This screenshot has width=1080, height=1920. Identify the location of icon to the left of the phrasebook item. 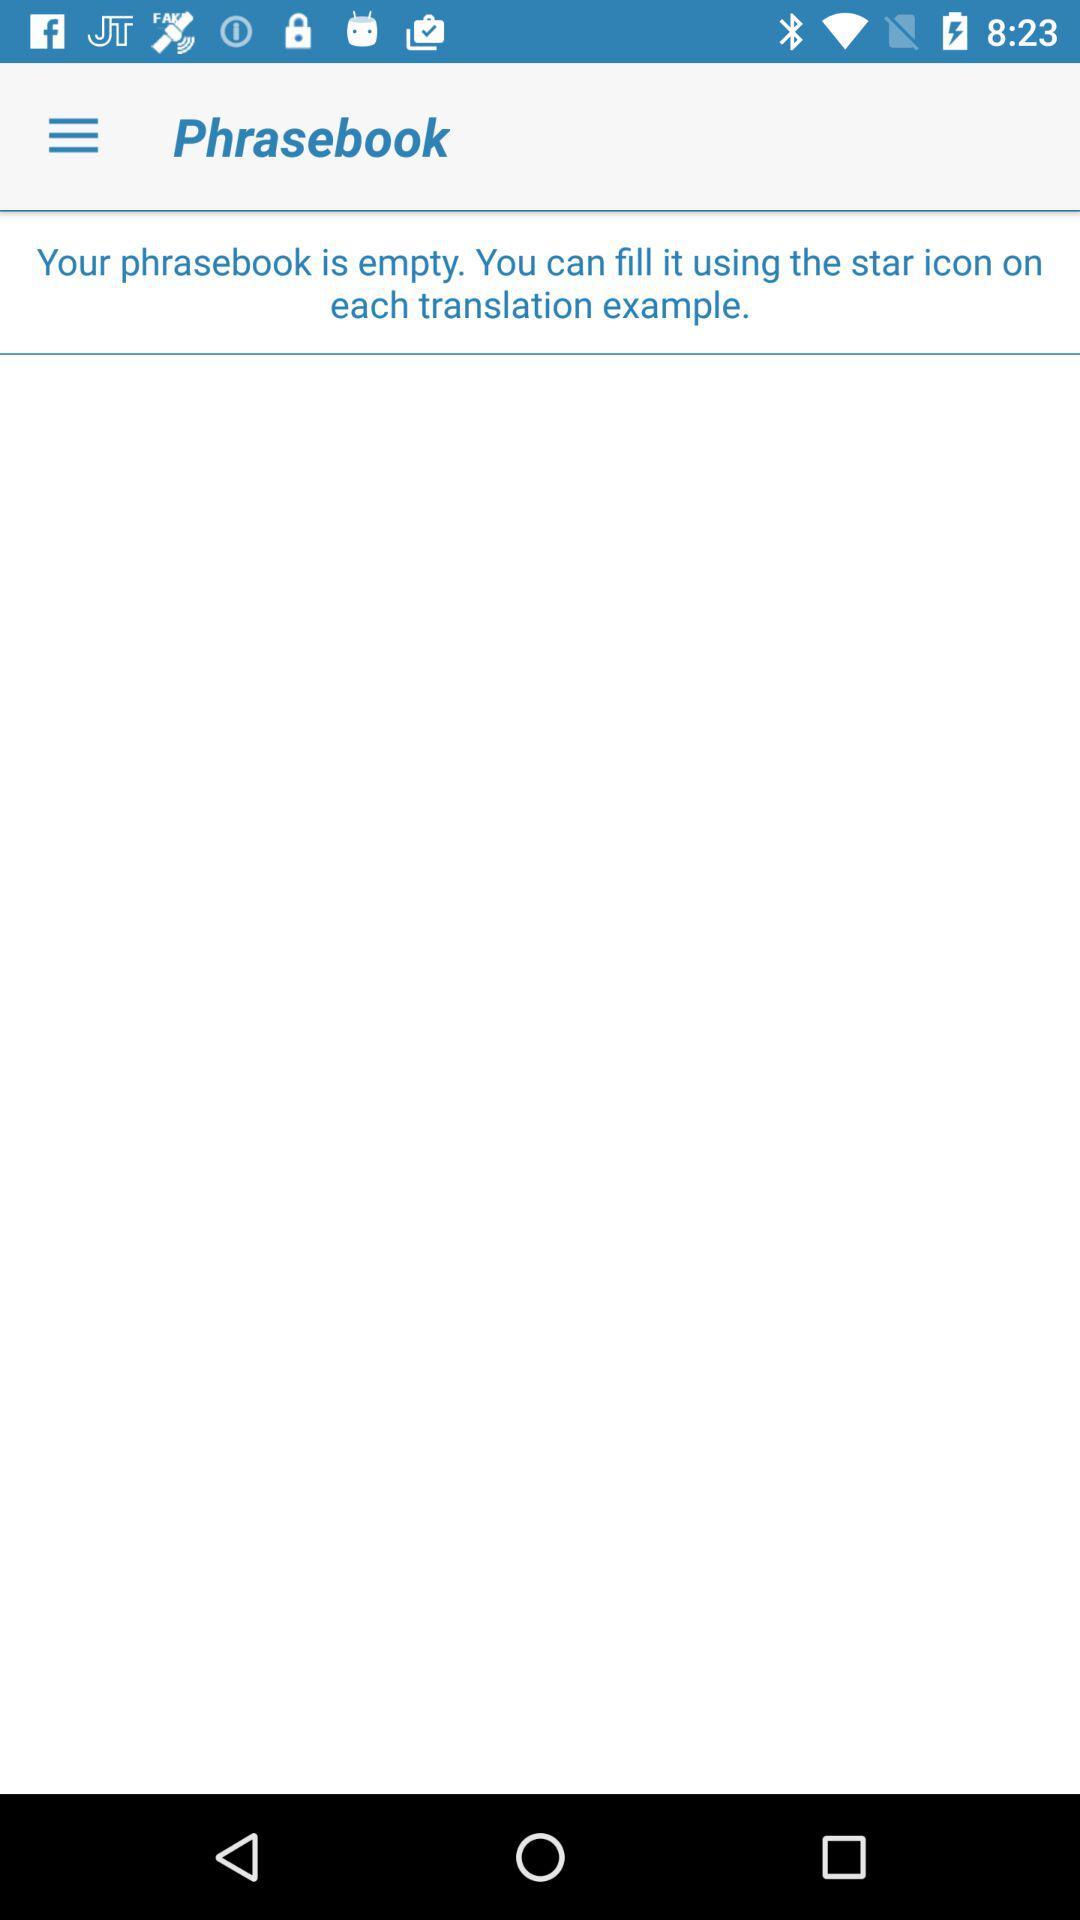
(72, 135).